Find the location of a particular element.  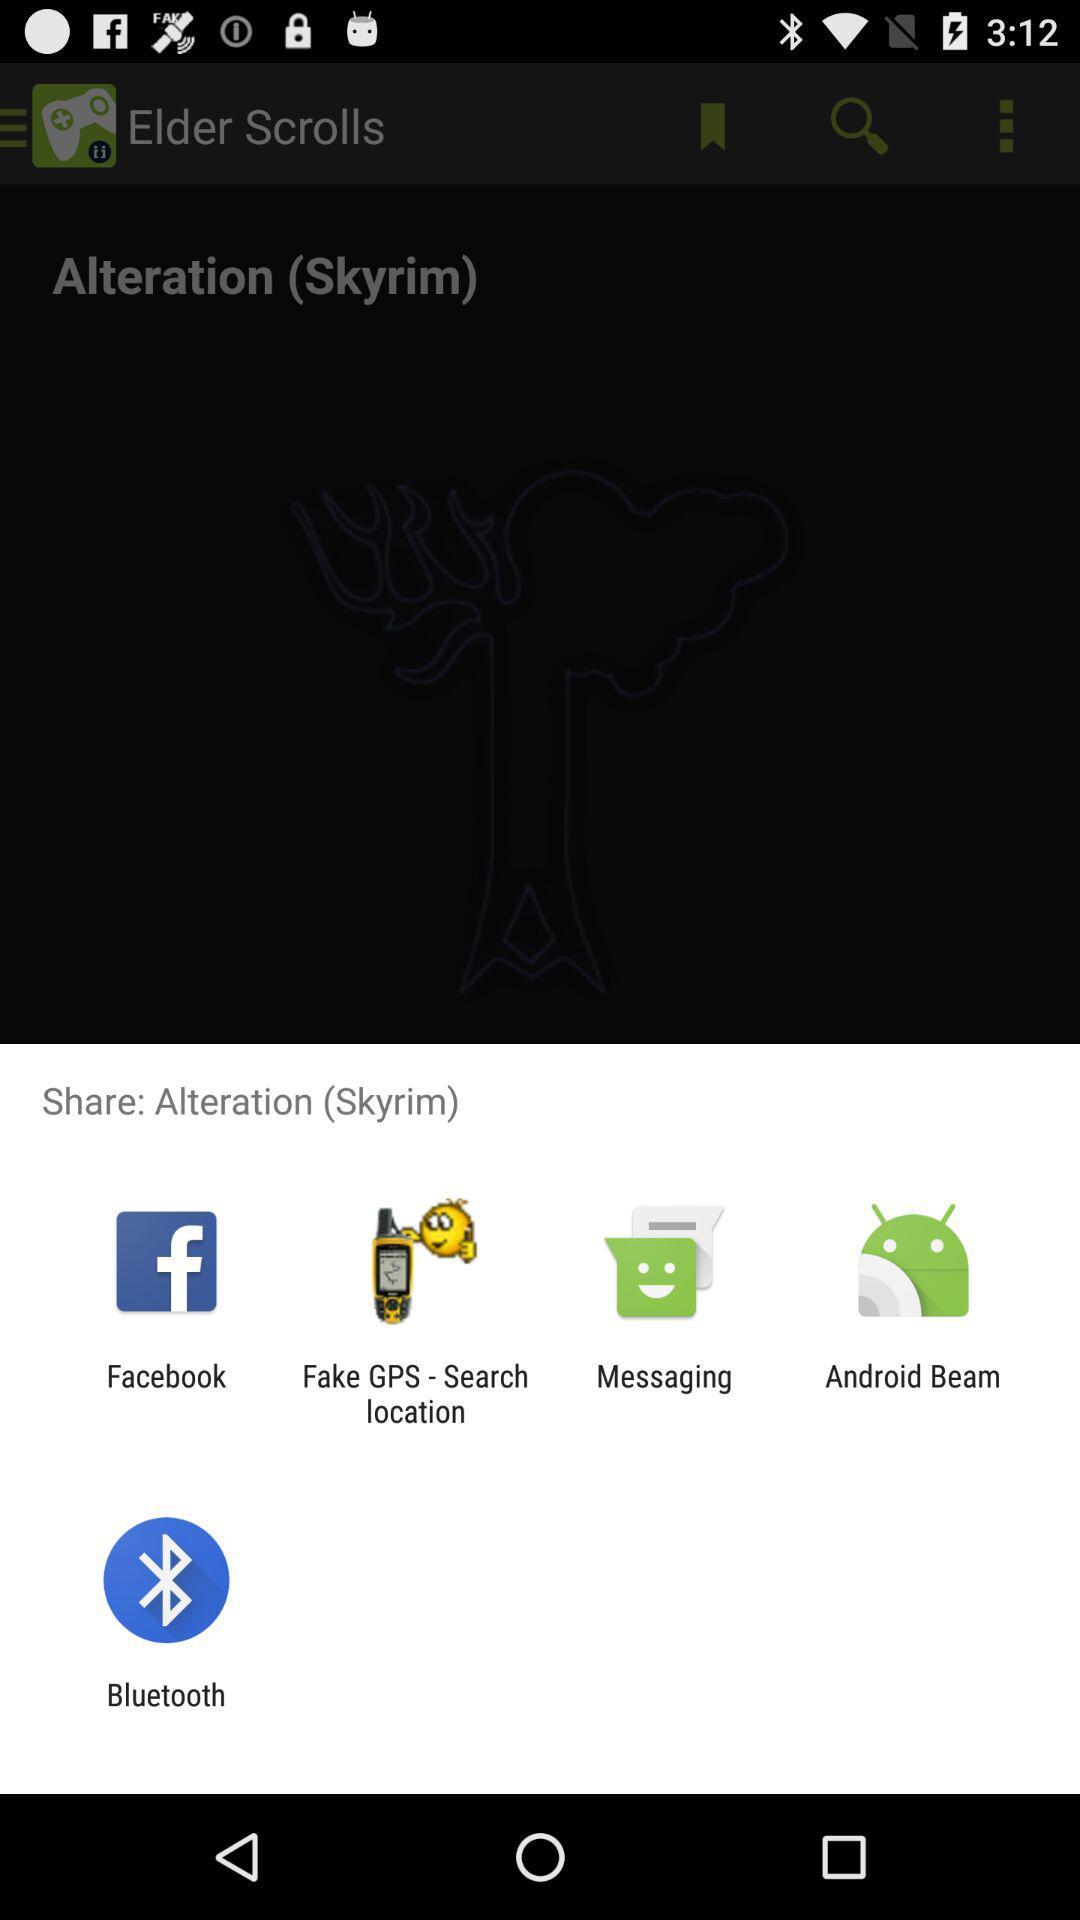

android beam at the bottom right corner is located at coordinates (913, 1392).